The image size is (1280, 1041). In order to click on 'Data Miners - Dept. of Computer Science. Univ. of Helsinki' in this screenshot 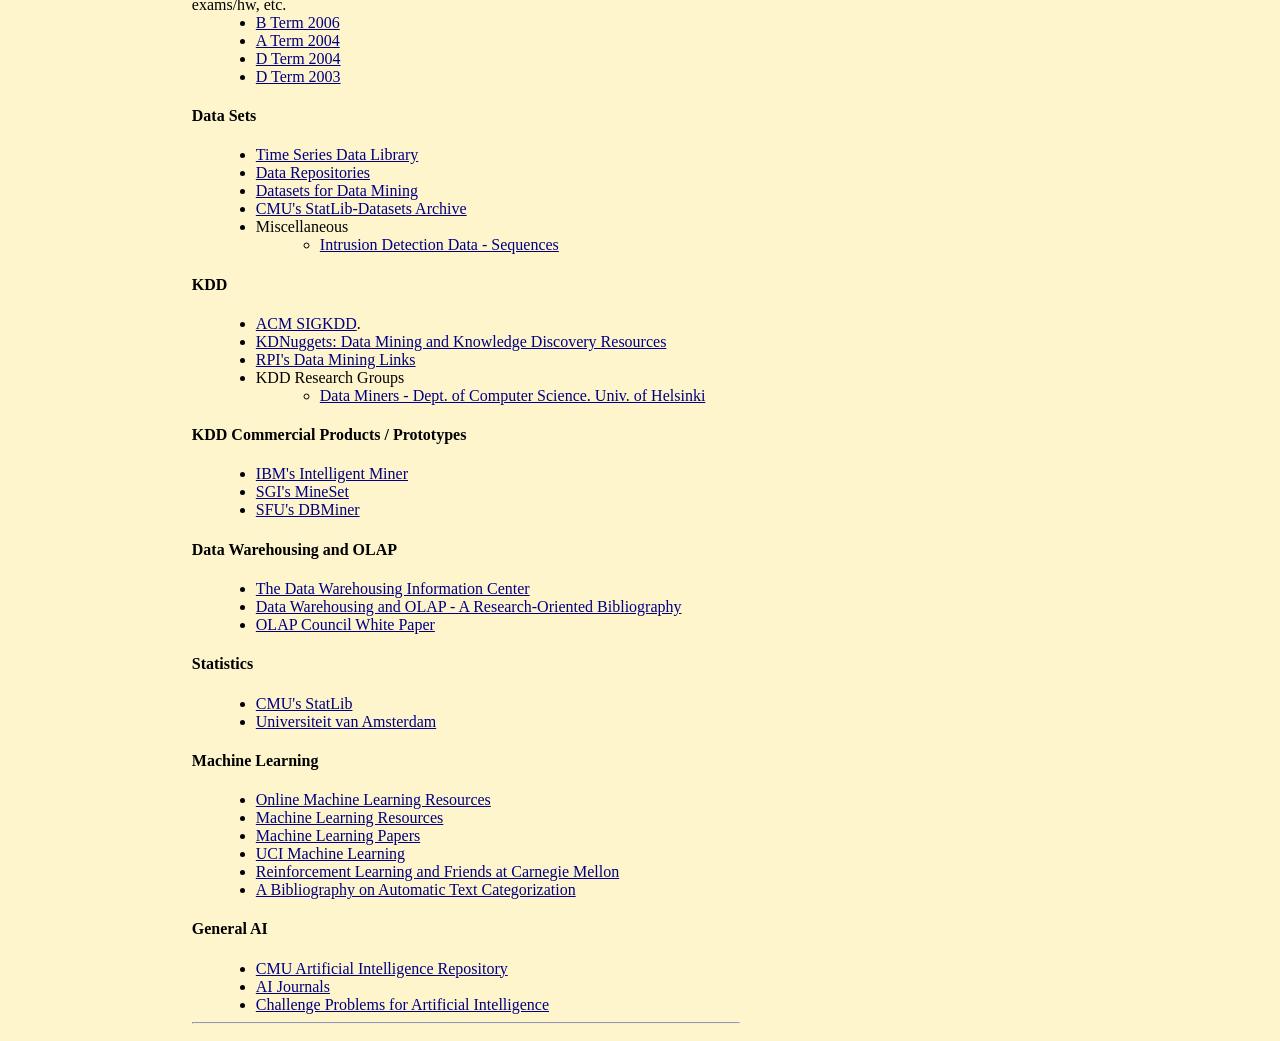, I will do `click(512, 394)`.